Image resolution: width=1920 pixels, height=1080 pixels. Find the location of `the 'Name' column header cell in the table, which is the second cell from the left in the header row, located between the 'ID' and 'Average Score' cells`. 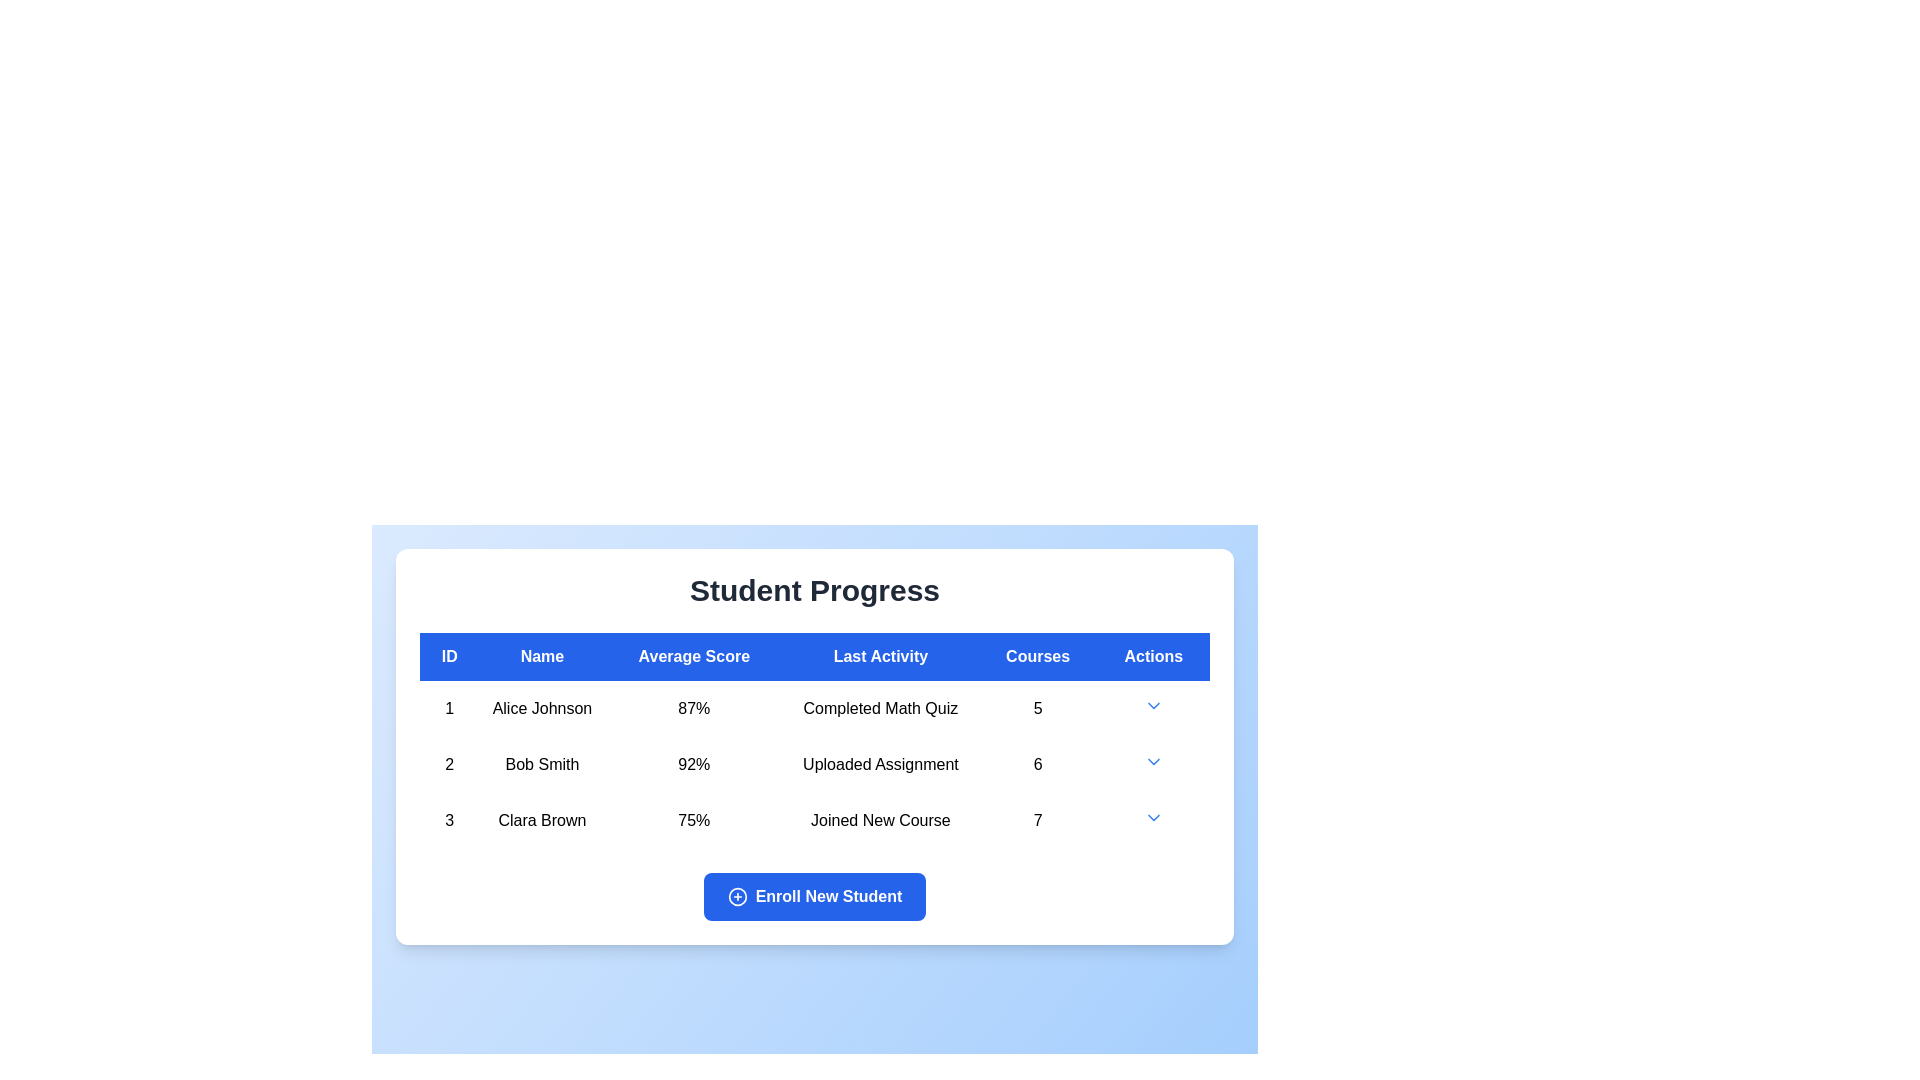

the 'Name' column header cell in the table, which is the second cell from the left in the header row, located between the 'ID' and 'Average Score' cells is located at coordinates (542, 656).